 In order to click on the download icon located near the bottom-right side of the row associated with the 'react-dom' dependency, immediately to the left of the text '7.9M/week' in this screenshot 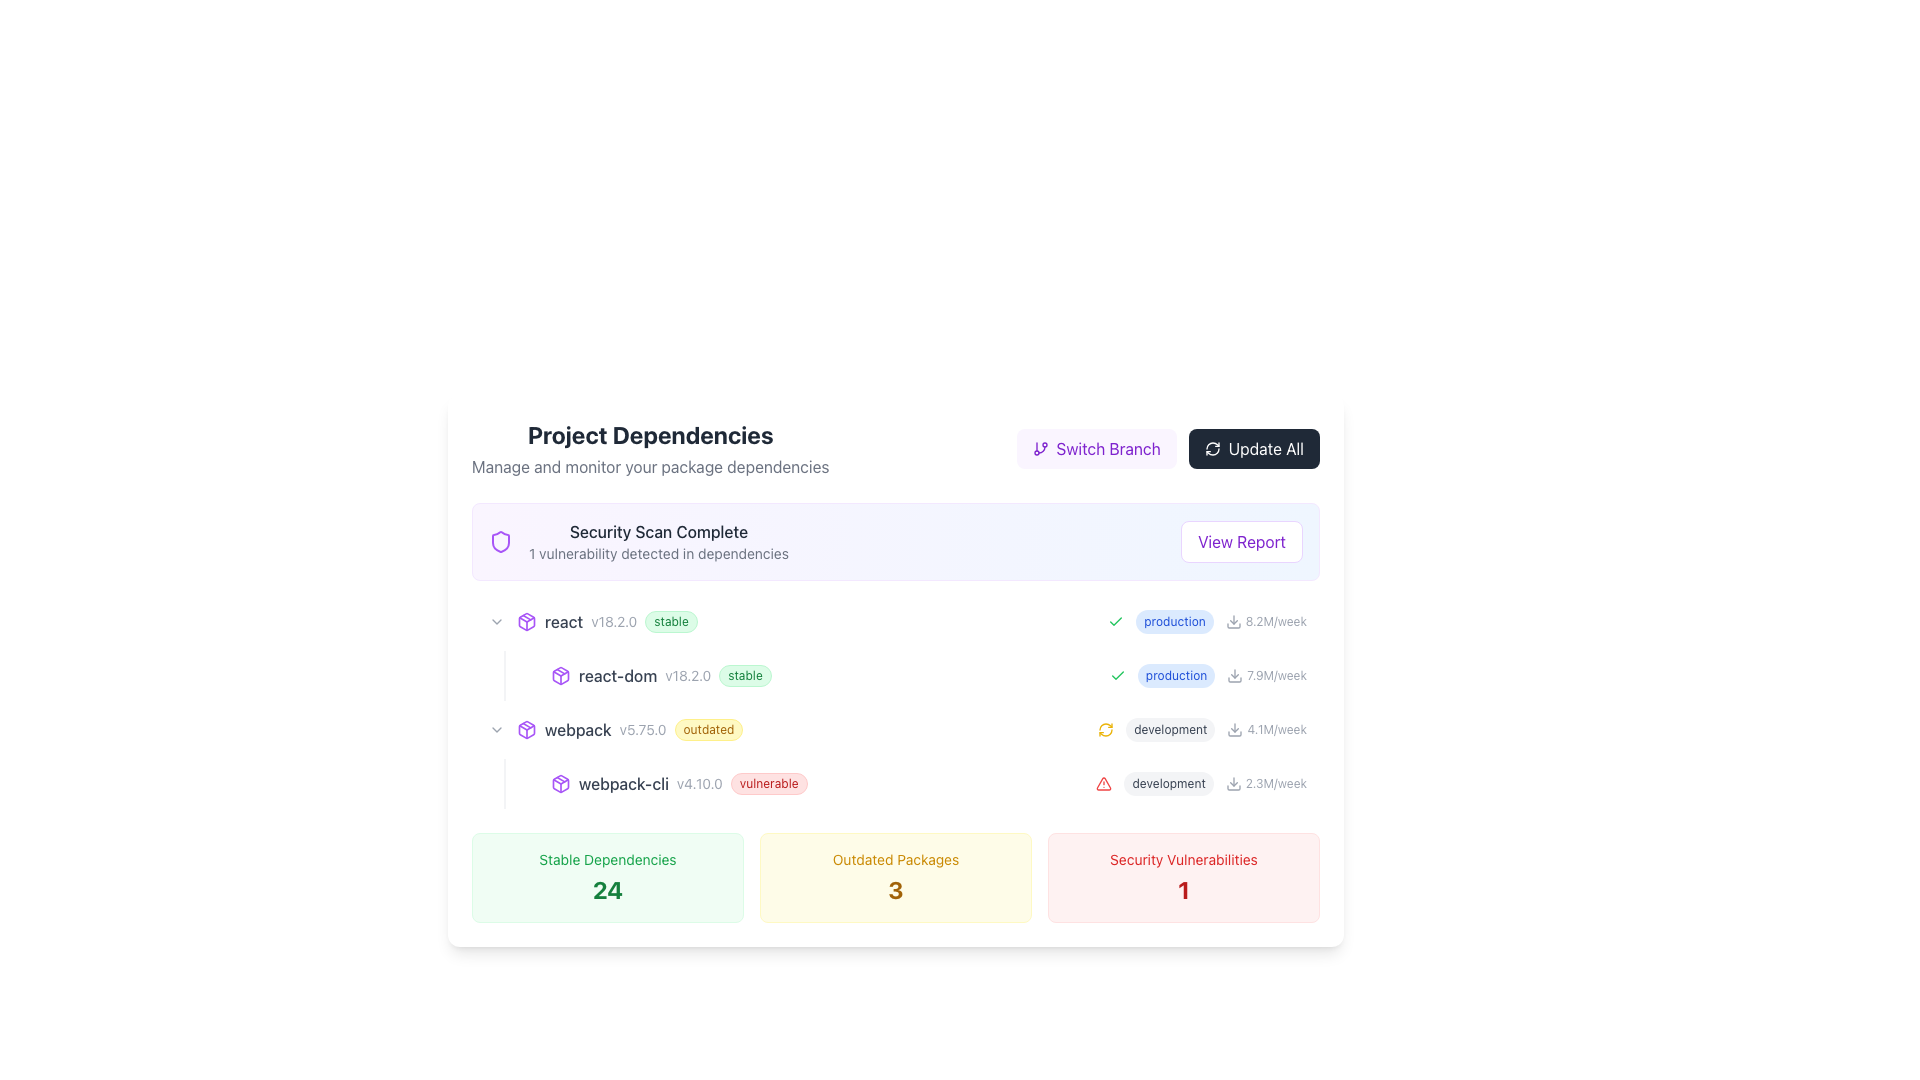, I will do `click(1234, 675)`.